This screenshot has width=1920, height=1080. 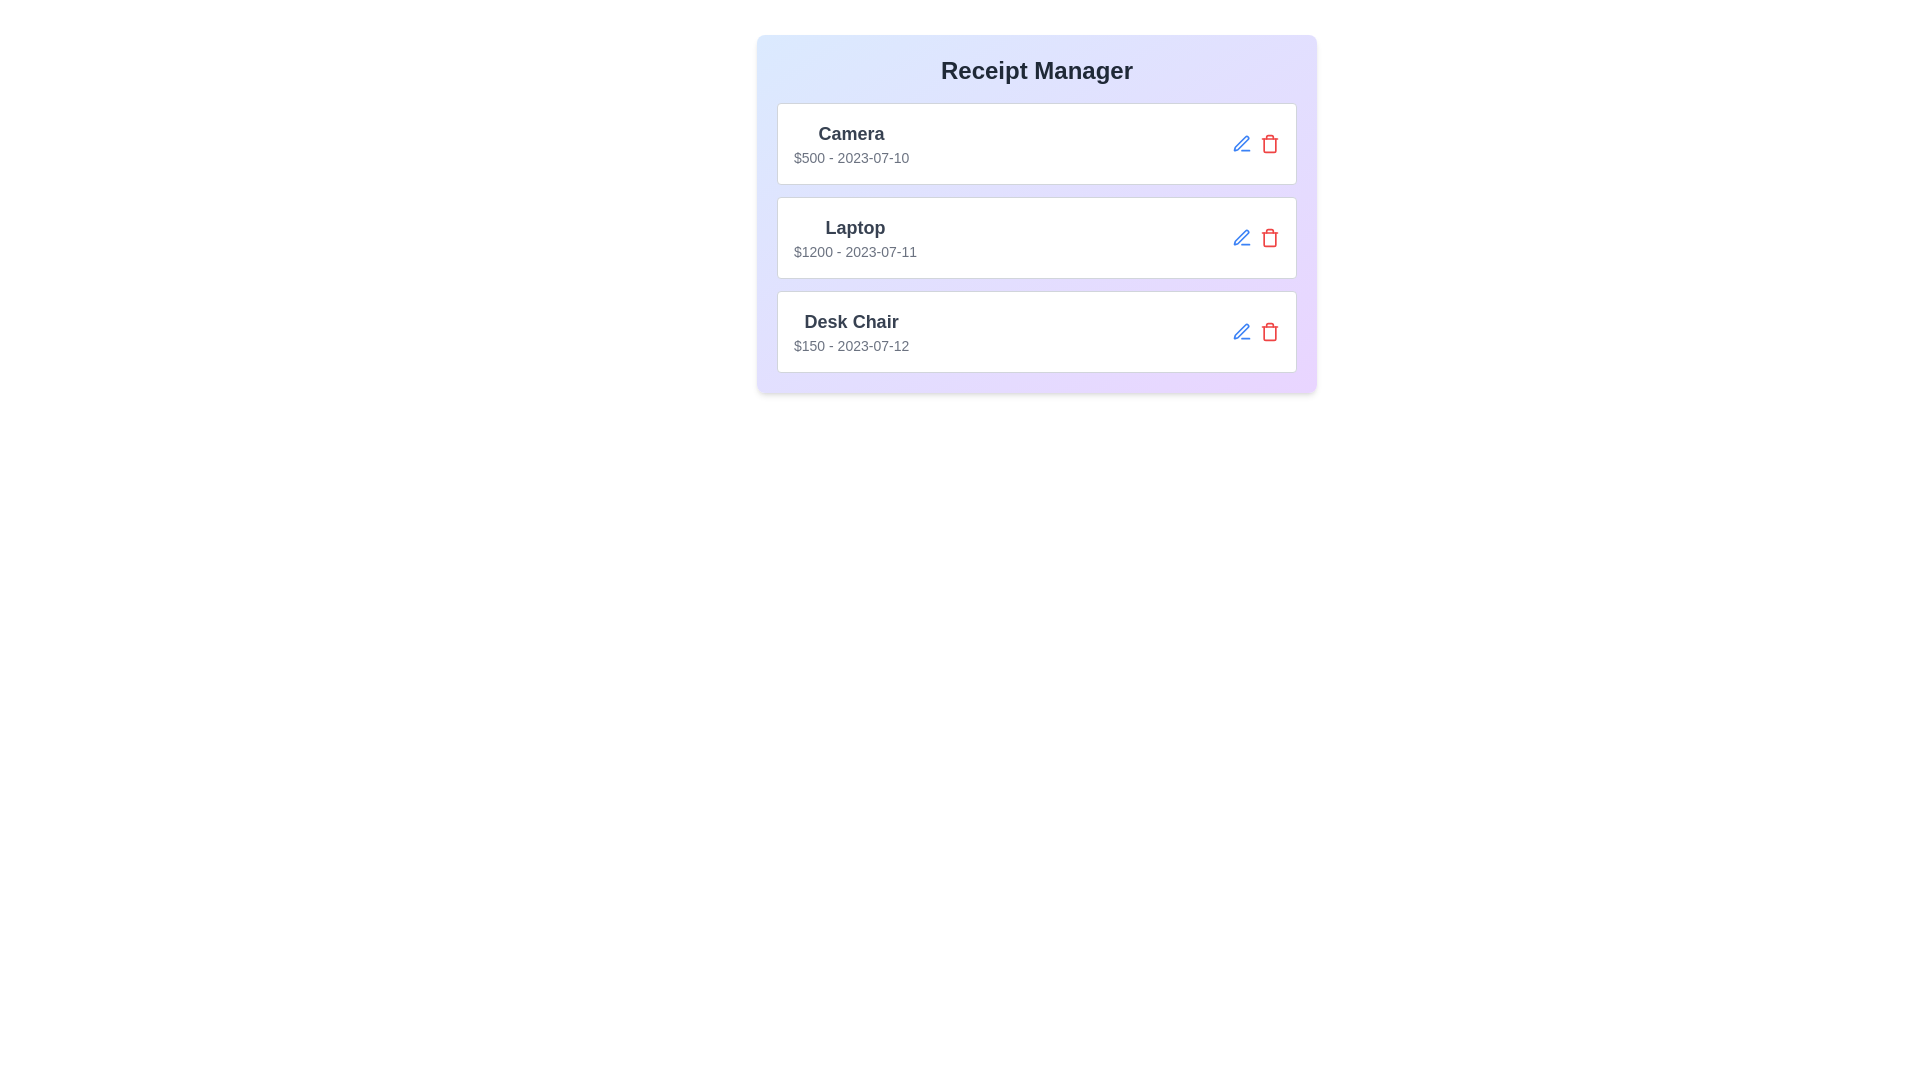 I want to click on the delete button for the receipt entry with item Desk Chair, so click(x=1269, y=330).